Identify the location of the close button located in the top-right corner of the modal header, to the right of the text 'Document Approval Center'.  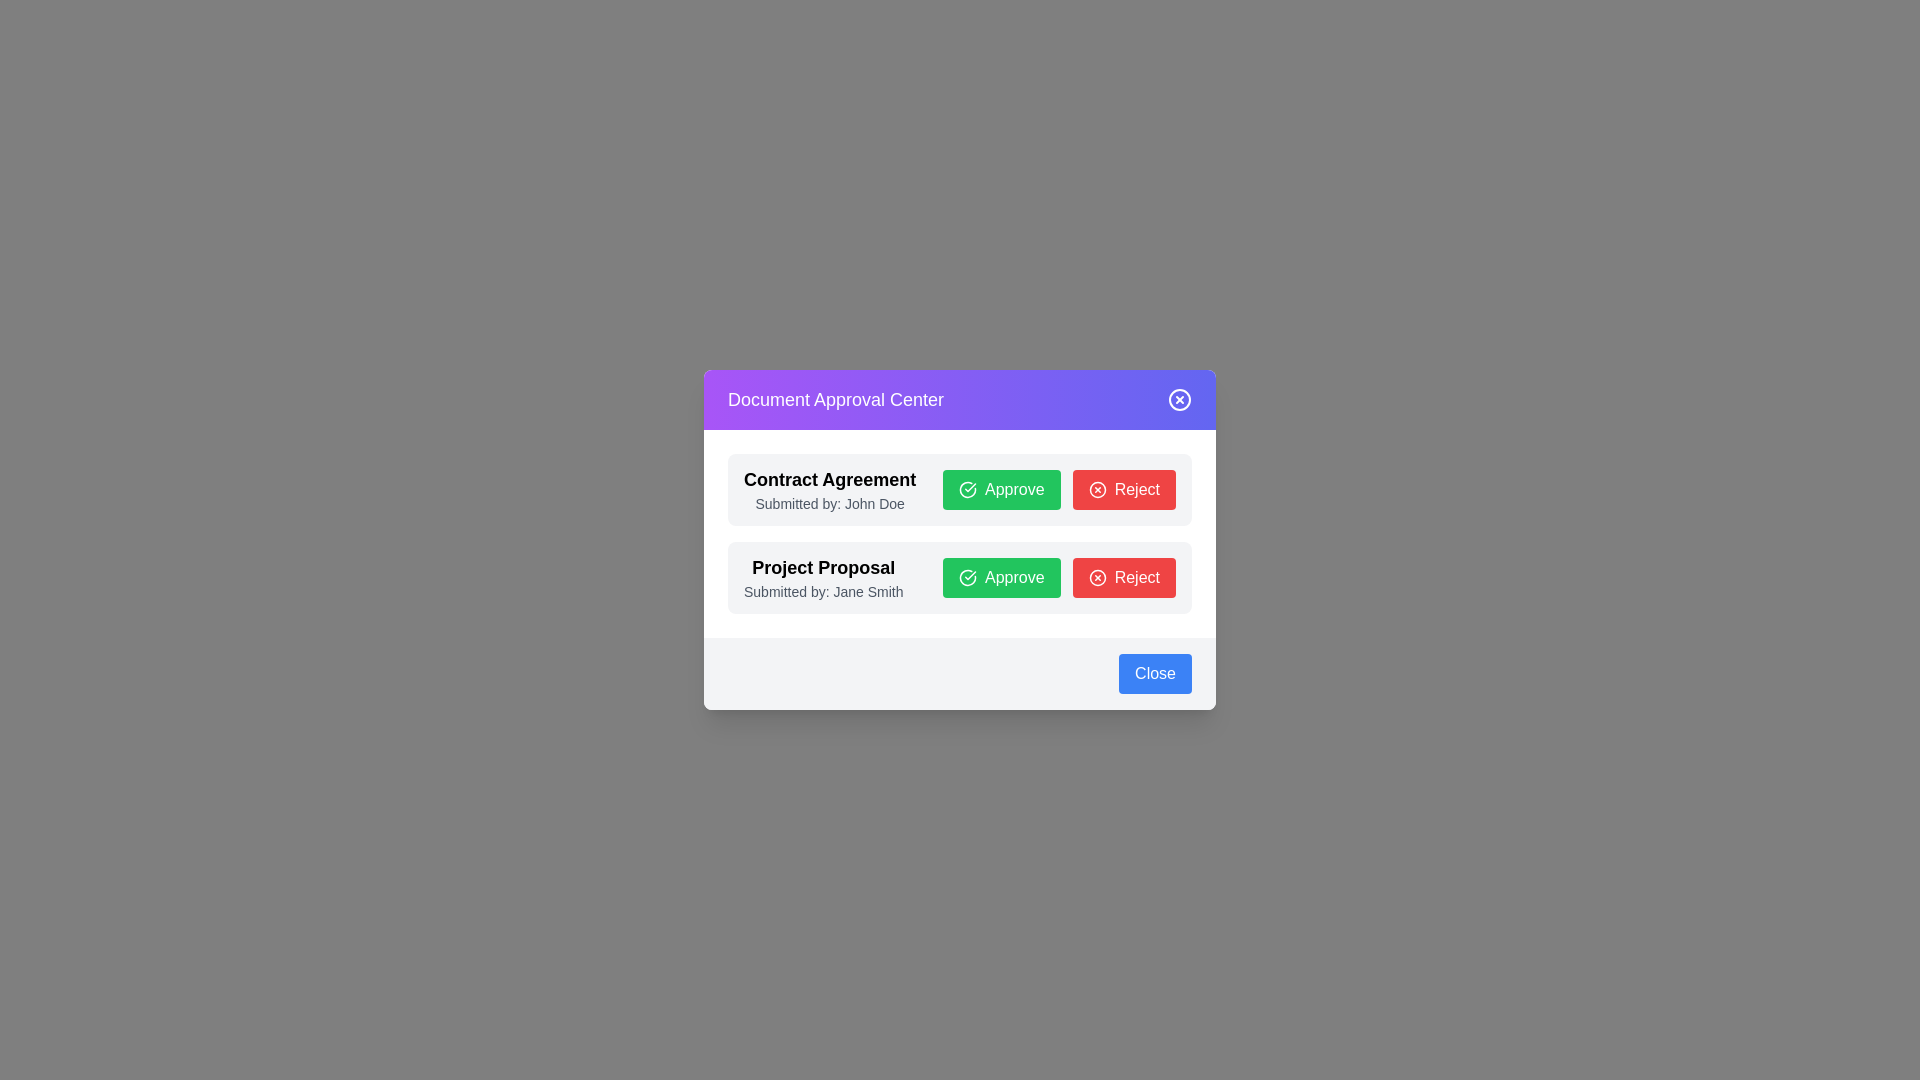
(1180, 400).